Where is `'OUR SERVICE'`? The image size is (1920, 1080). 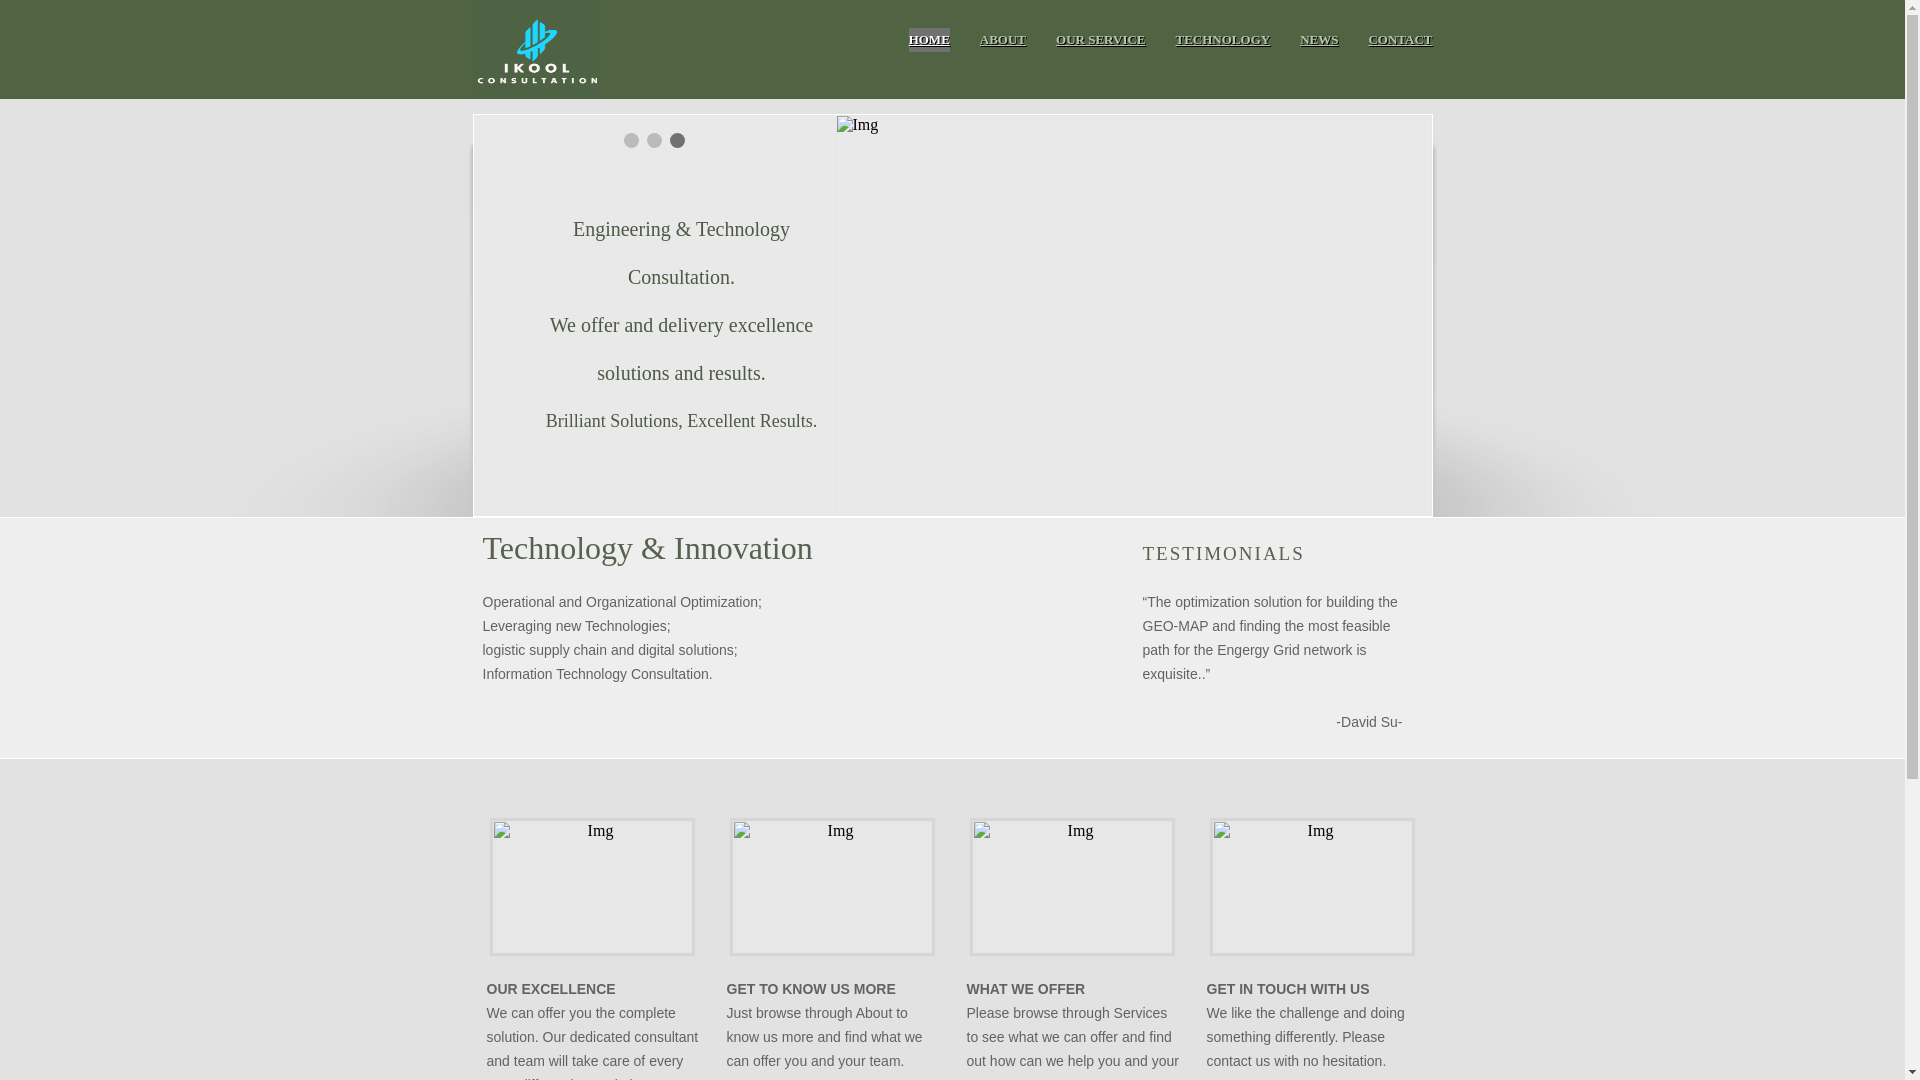 'OUR SERVICE' is located at coordinates (1099, 39).